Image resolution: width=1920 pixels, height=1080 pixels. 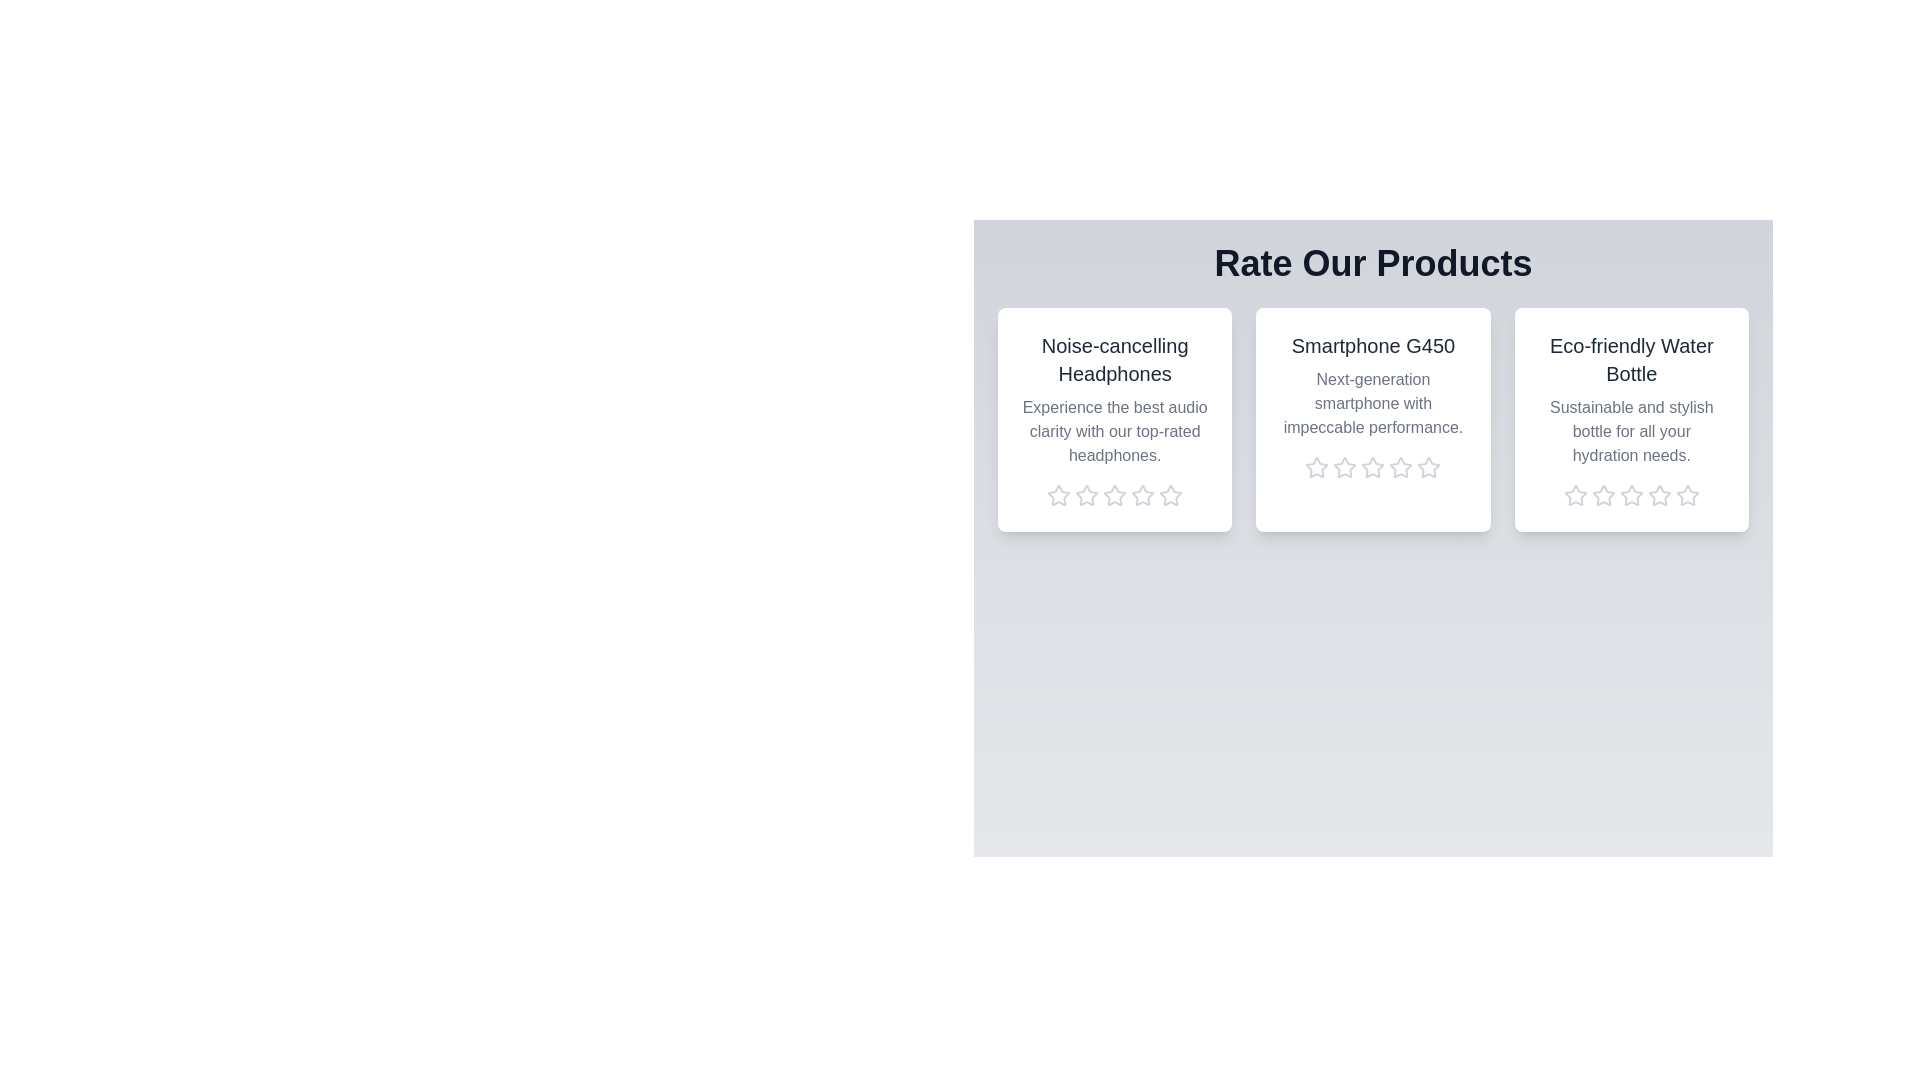 What do you see at coordinates (1372, 419) in the screenshot?
I see `the product card for Smartphone G450` at bounding box center [1372, 419].